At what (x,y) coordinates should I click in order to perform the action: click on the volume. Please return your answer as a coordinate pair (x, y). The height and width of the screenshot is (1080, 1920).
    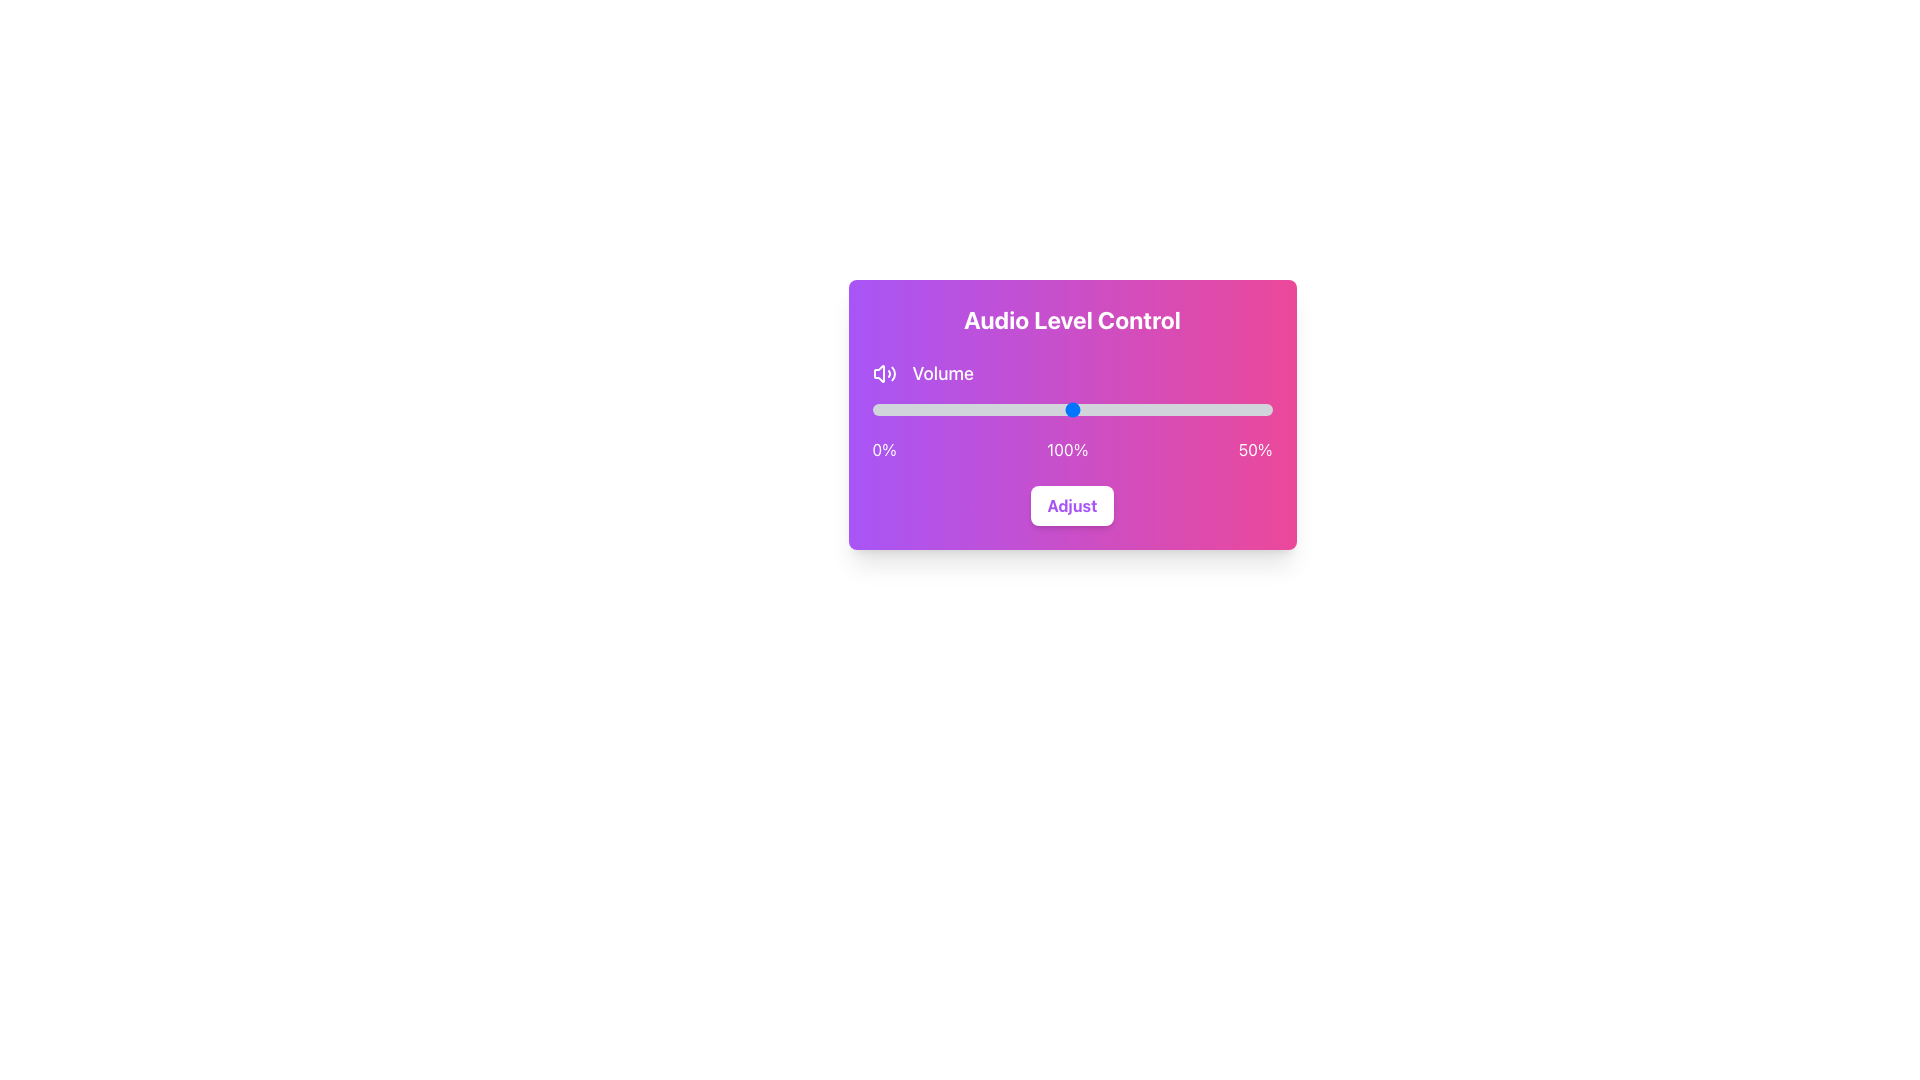
    Looking at the image, I should click on (1083, 408).